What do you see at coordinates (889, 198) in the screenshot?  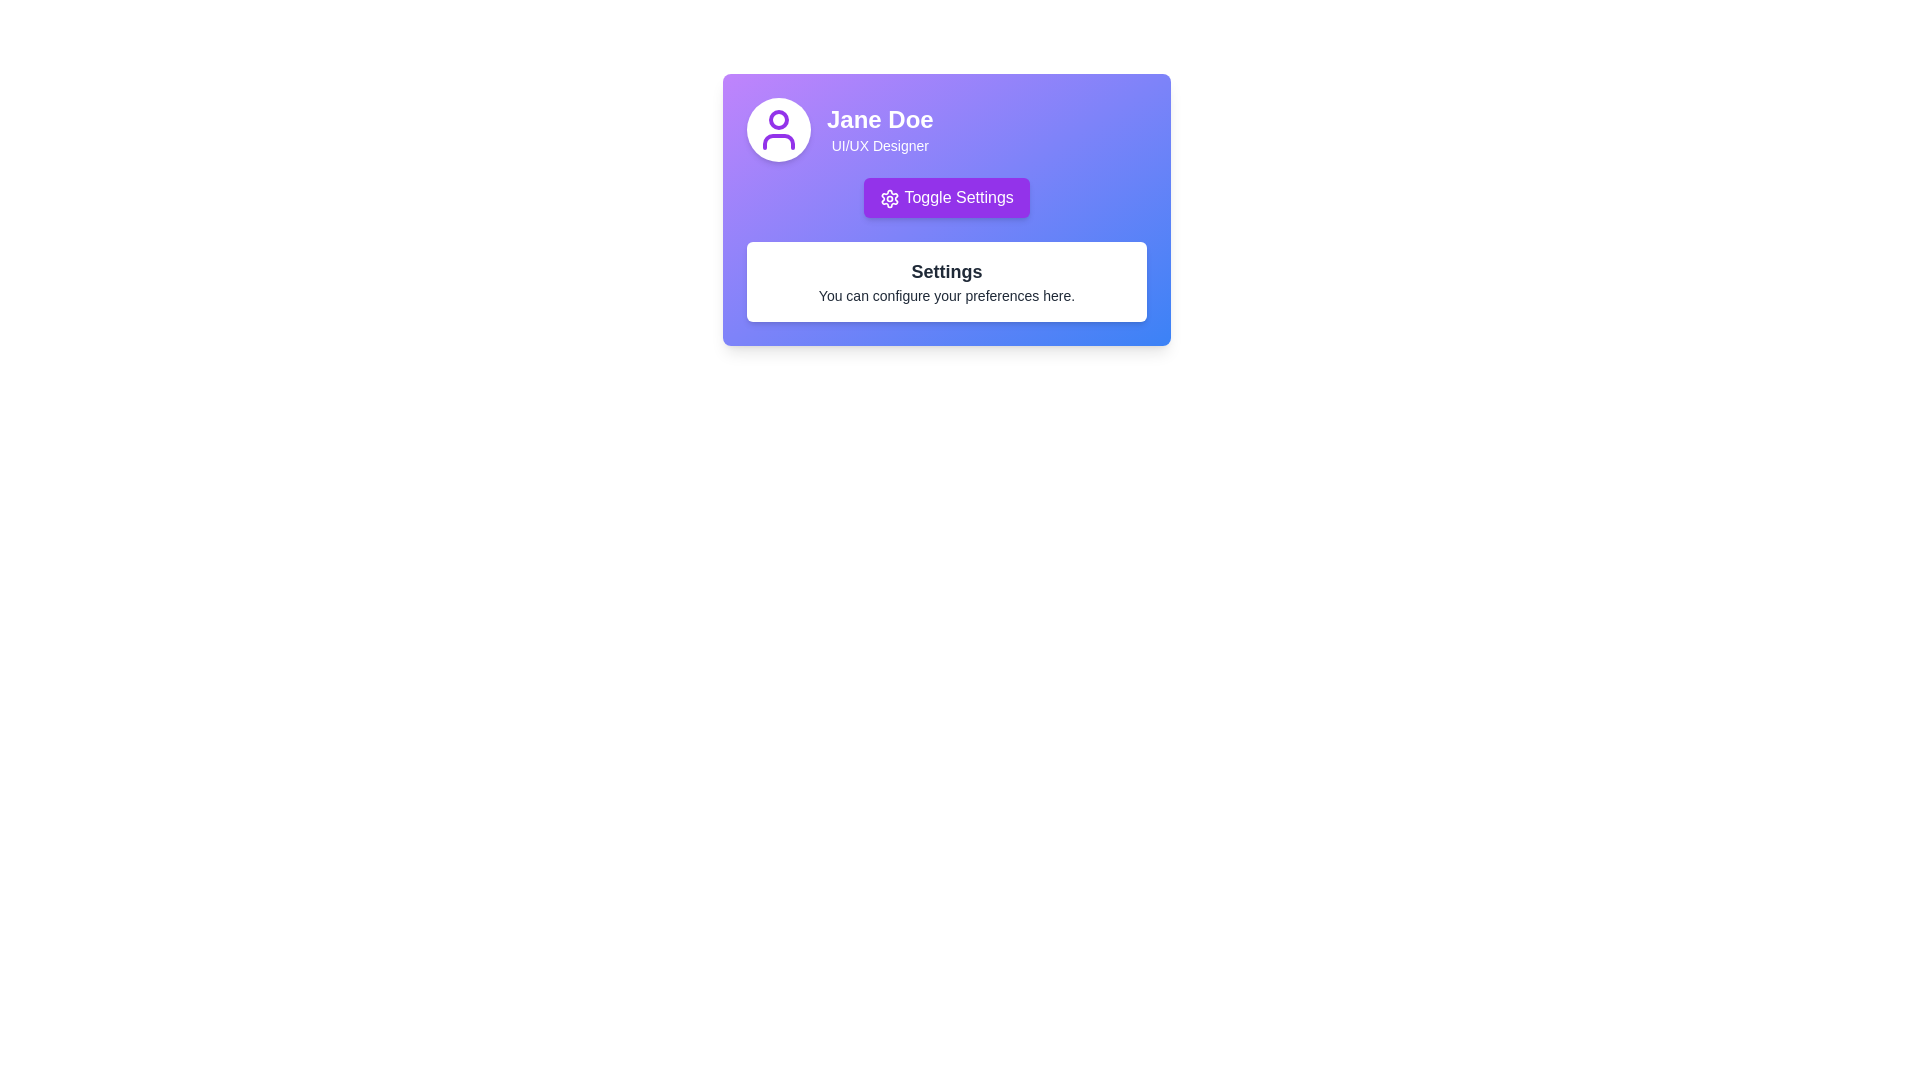 I see `the settings gear icon, which is a white icon against a purple background, located to the left of the 'Toggle Settings' button` at bounding box center [889, 198].